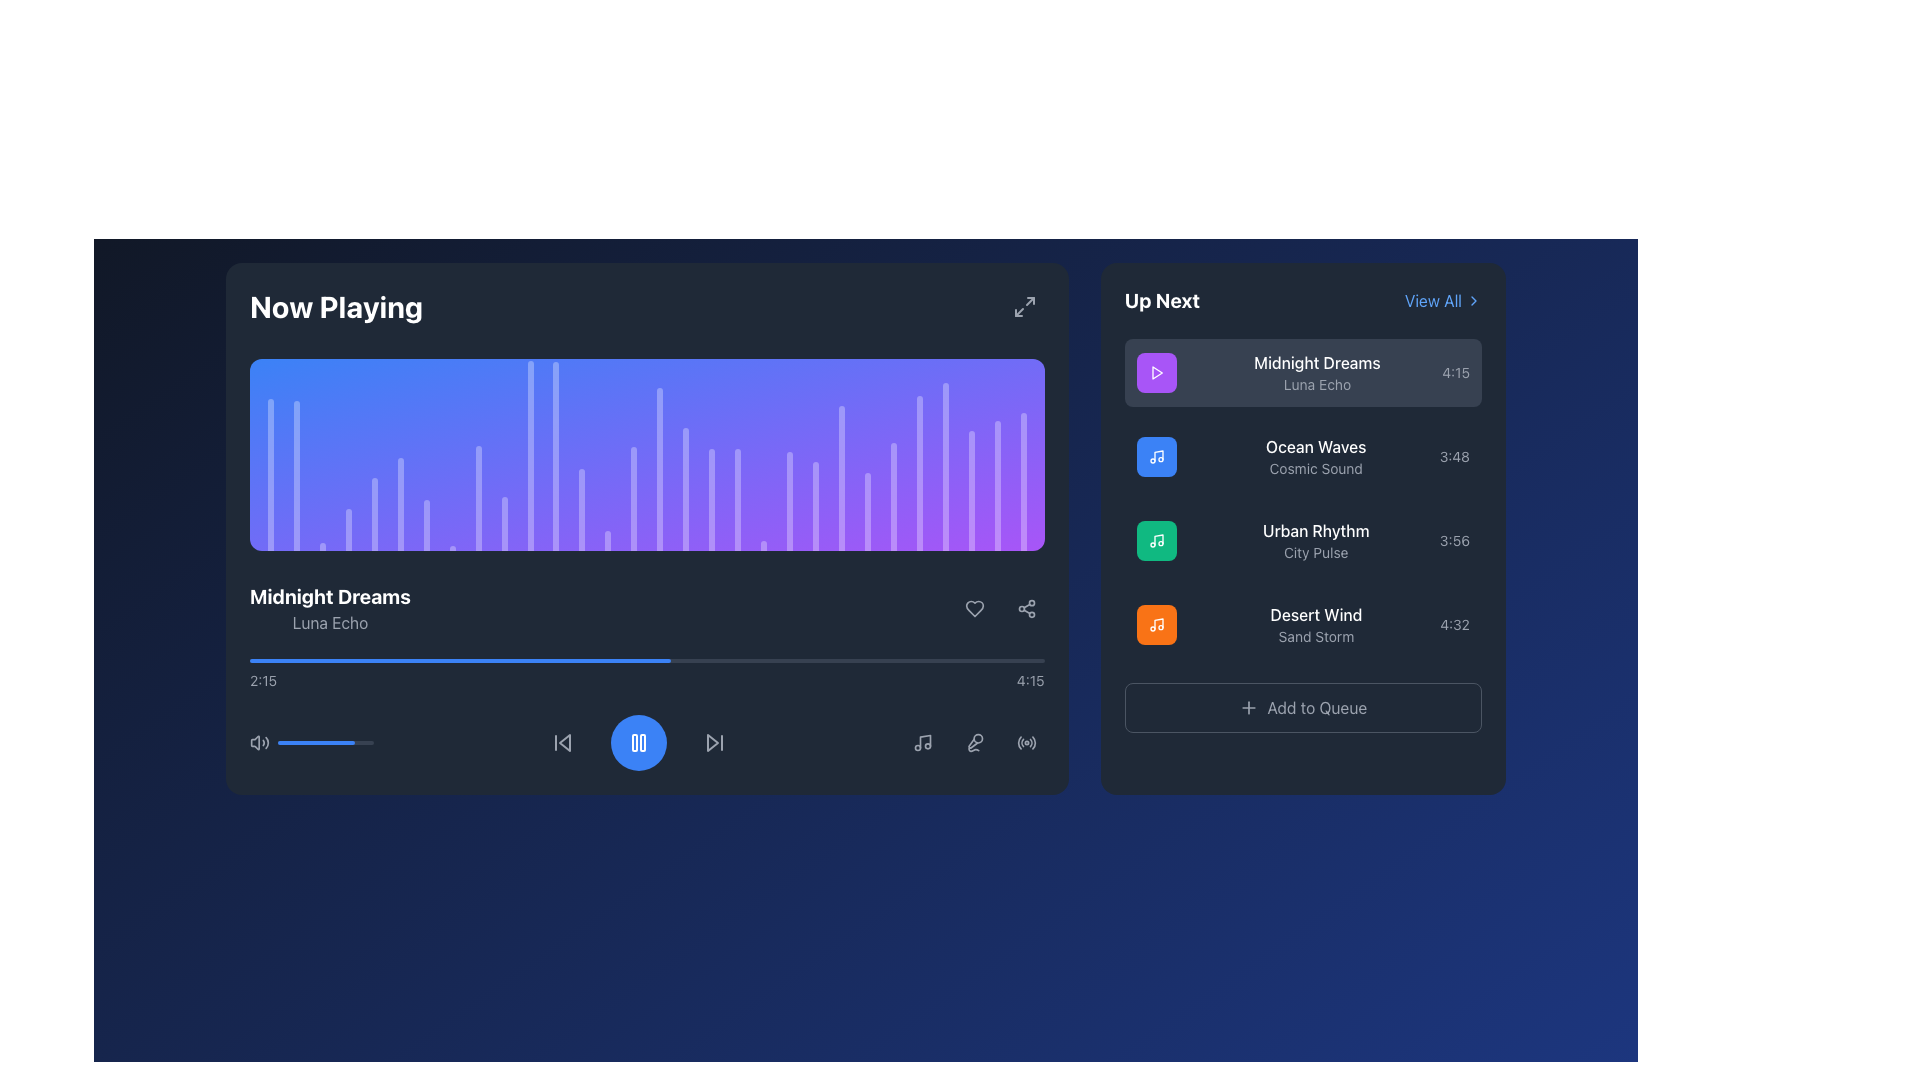 This screenshot has width=1920, height=1080. Describe the element at coordinates (295, 475) in the screenshot. I see `the dynamic behavior of the second vertical bar in the 'Now Playing' section, which represents the amplitude of a specific audio frequency` at that location.